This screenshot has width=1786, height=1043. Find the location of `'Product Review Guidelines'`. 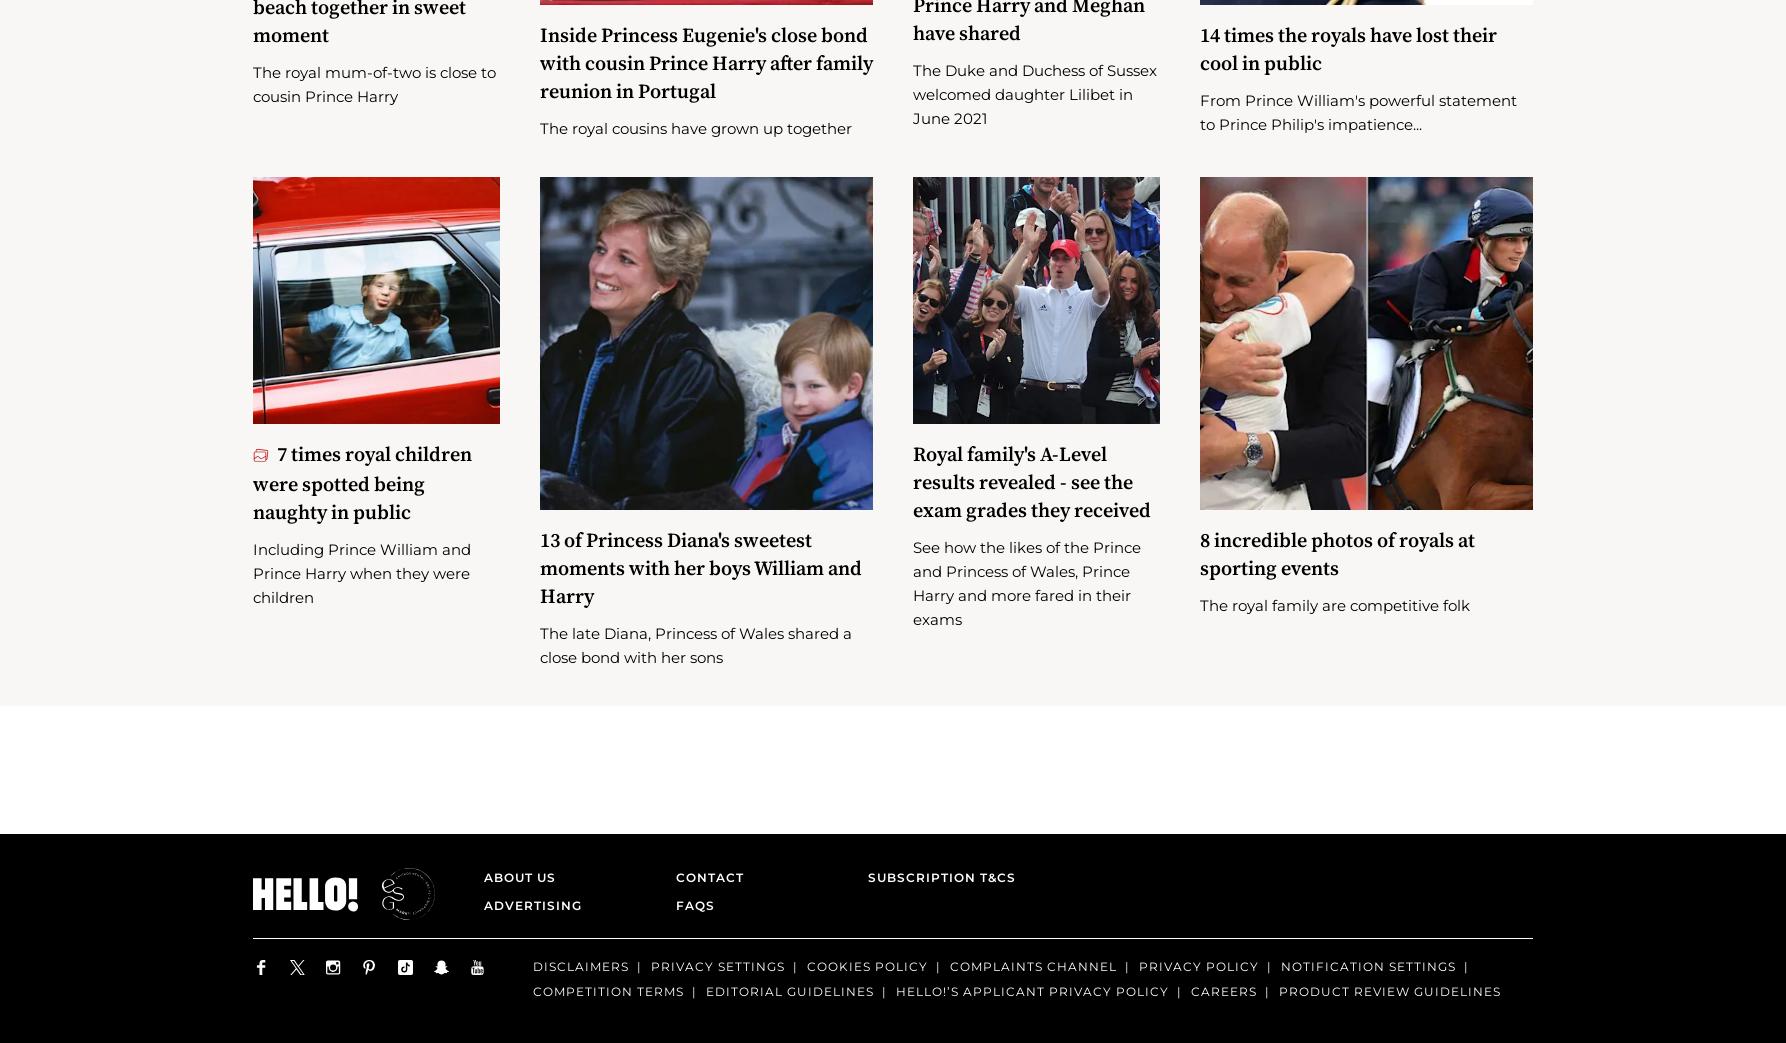

'Product Review Guidelines' is located at coordinates (1278, 1021).